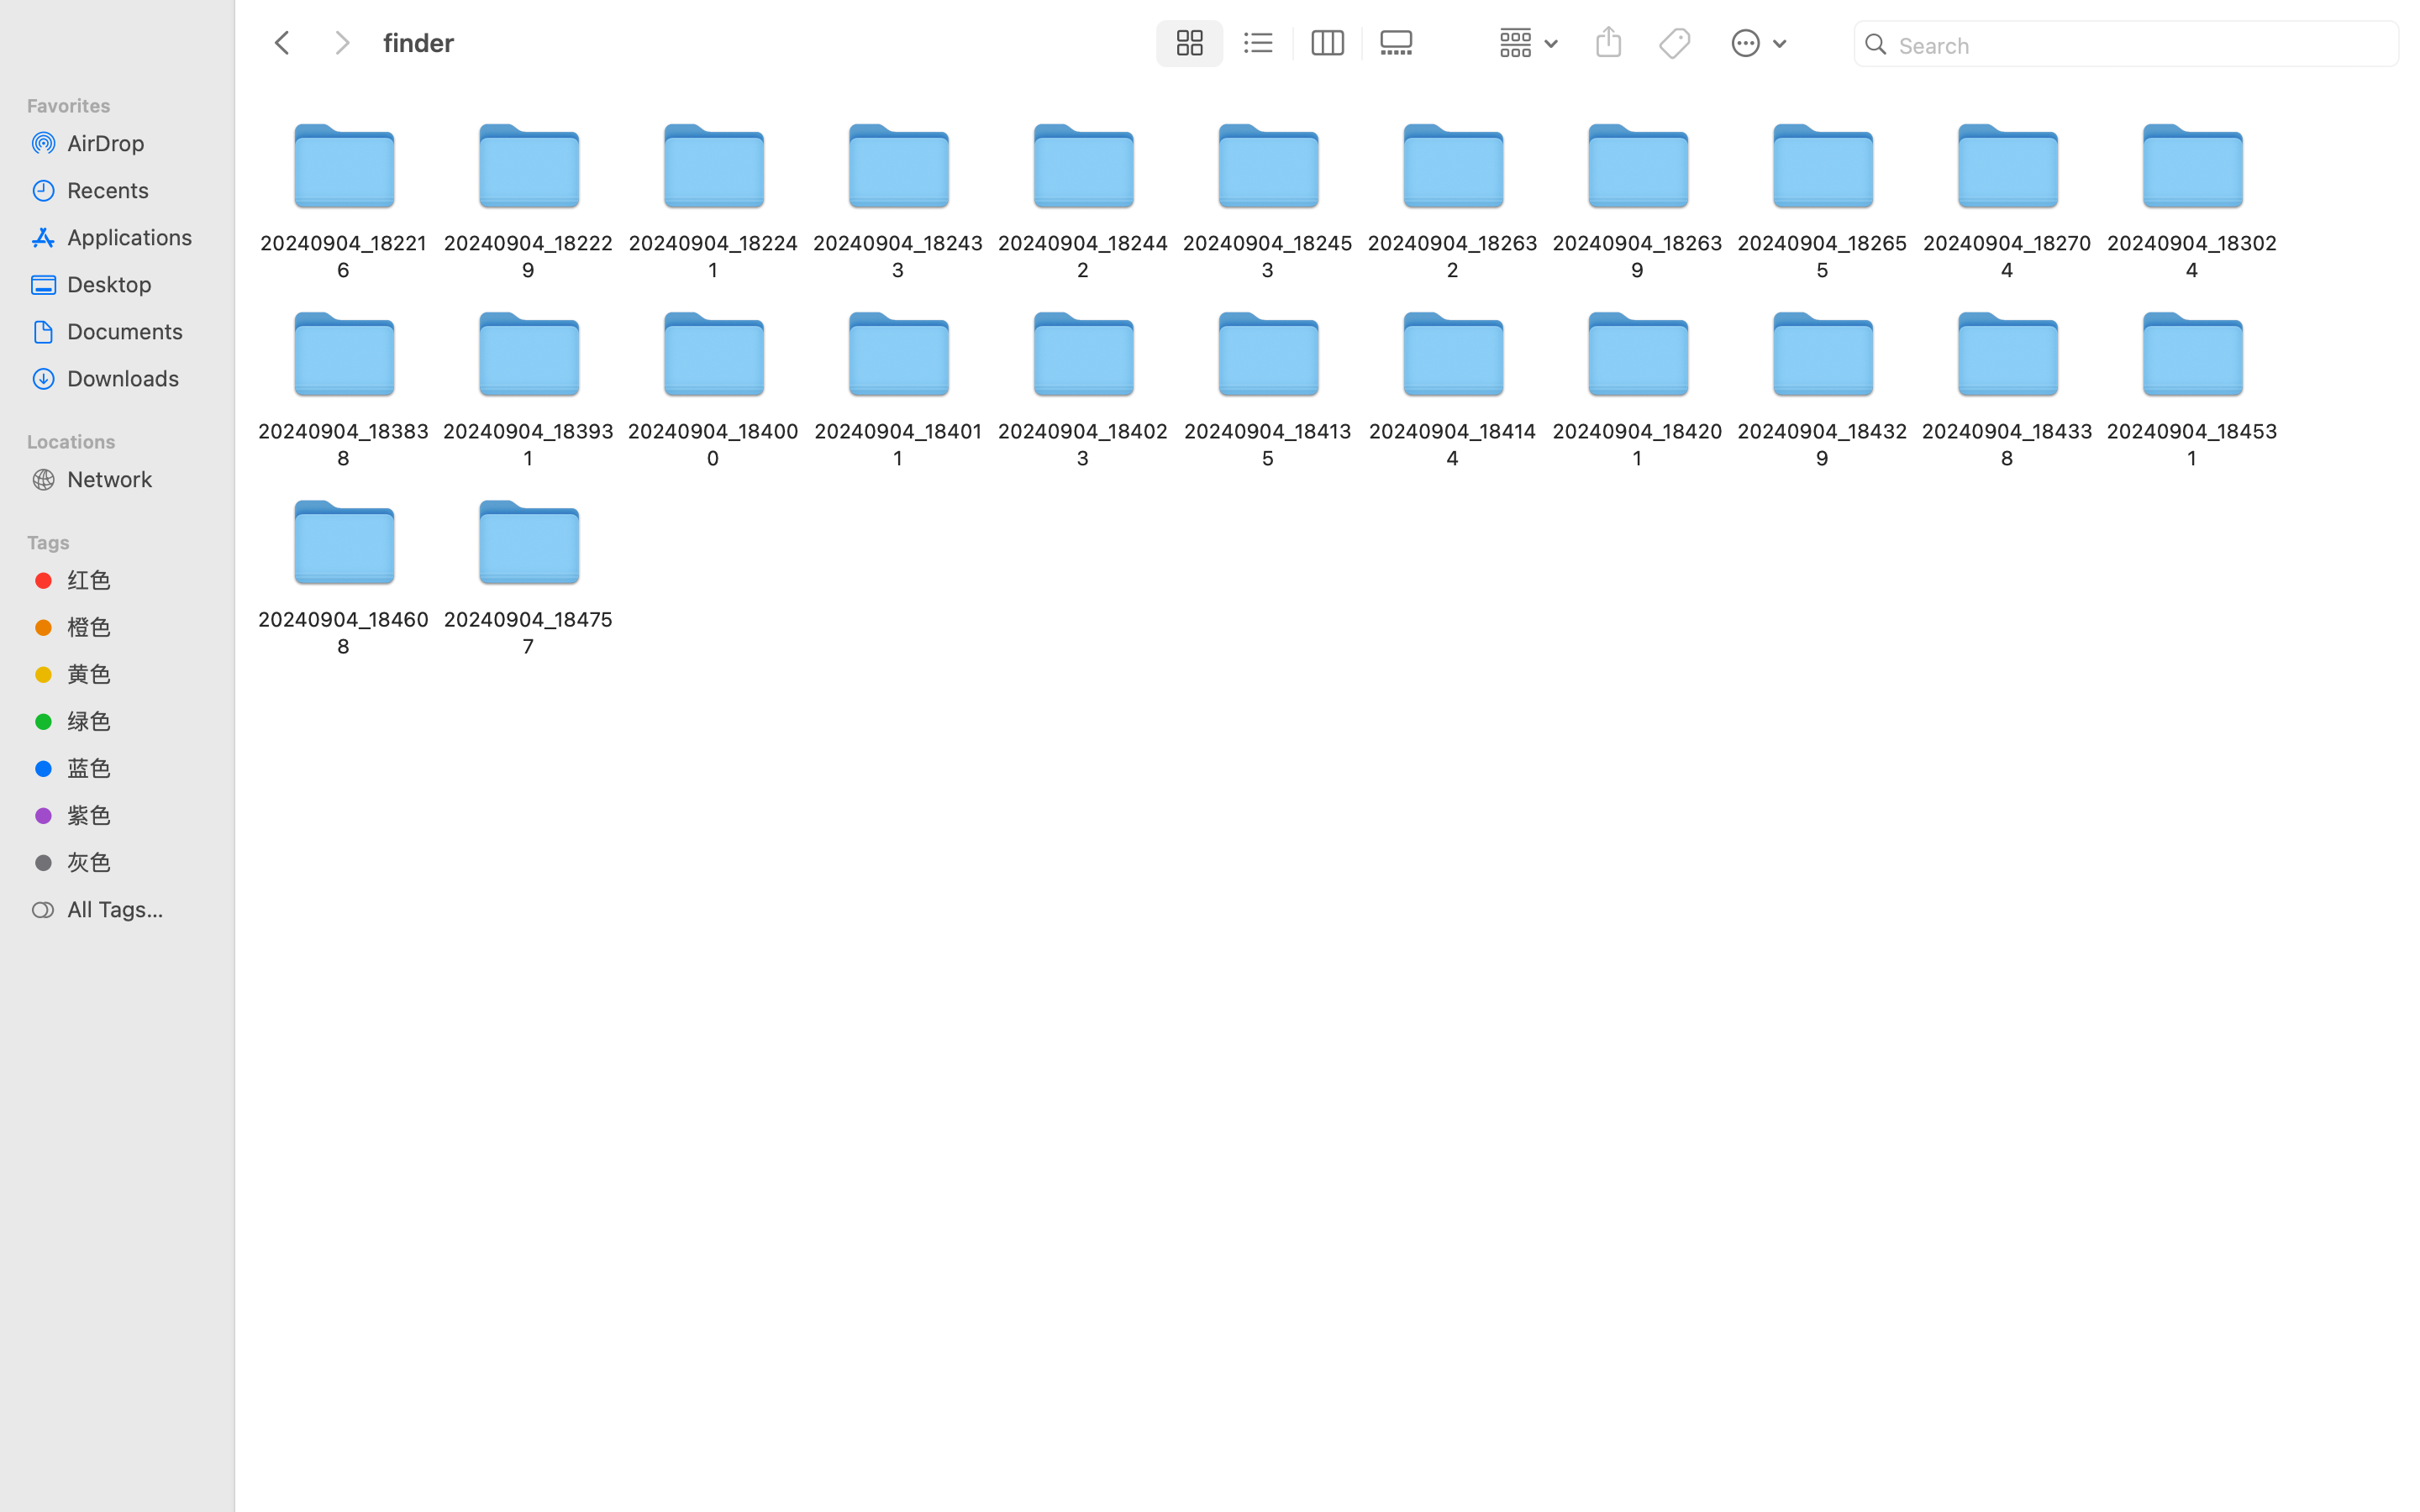 The height and width of the screenshot is (1512, 2420). What do you see at coordinates (134, 861) in the screenshot?
I see `'灰色'` at bounding box center [134, 861].